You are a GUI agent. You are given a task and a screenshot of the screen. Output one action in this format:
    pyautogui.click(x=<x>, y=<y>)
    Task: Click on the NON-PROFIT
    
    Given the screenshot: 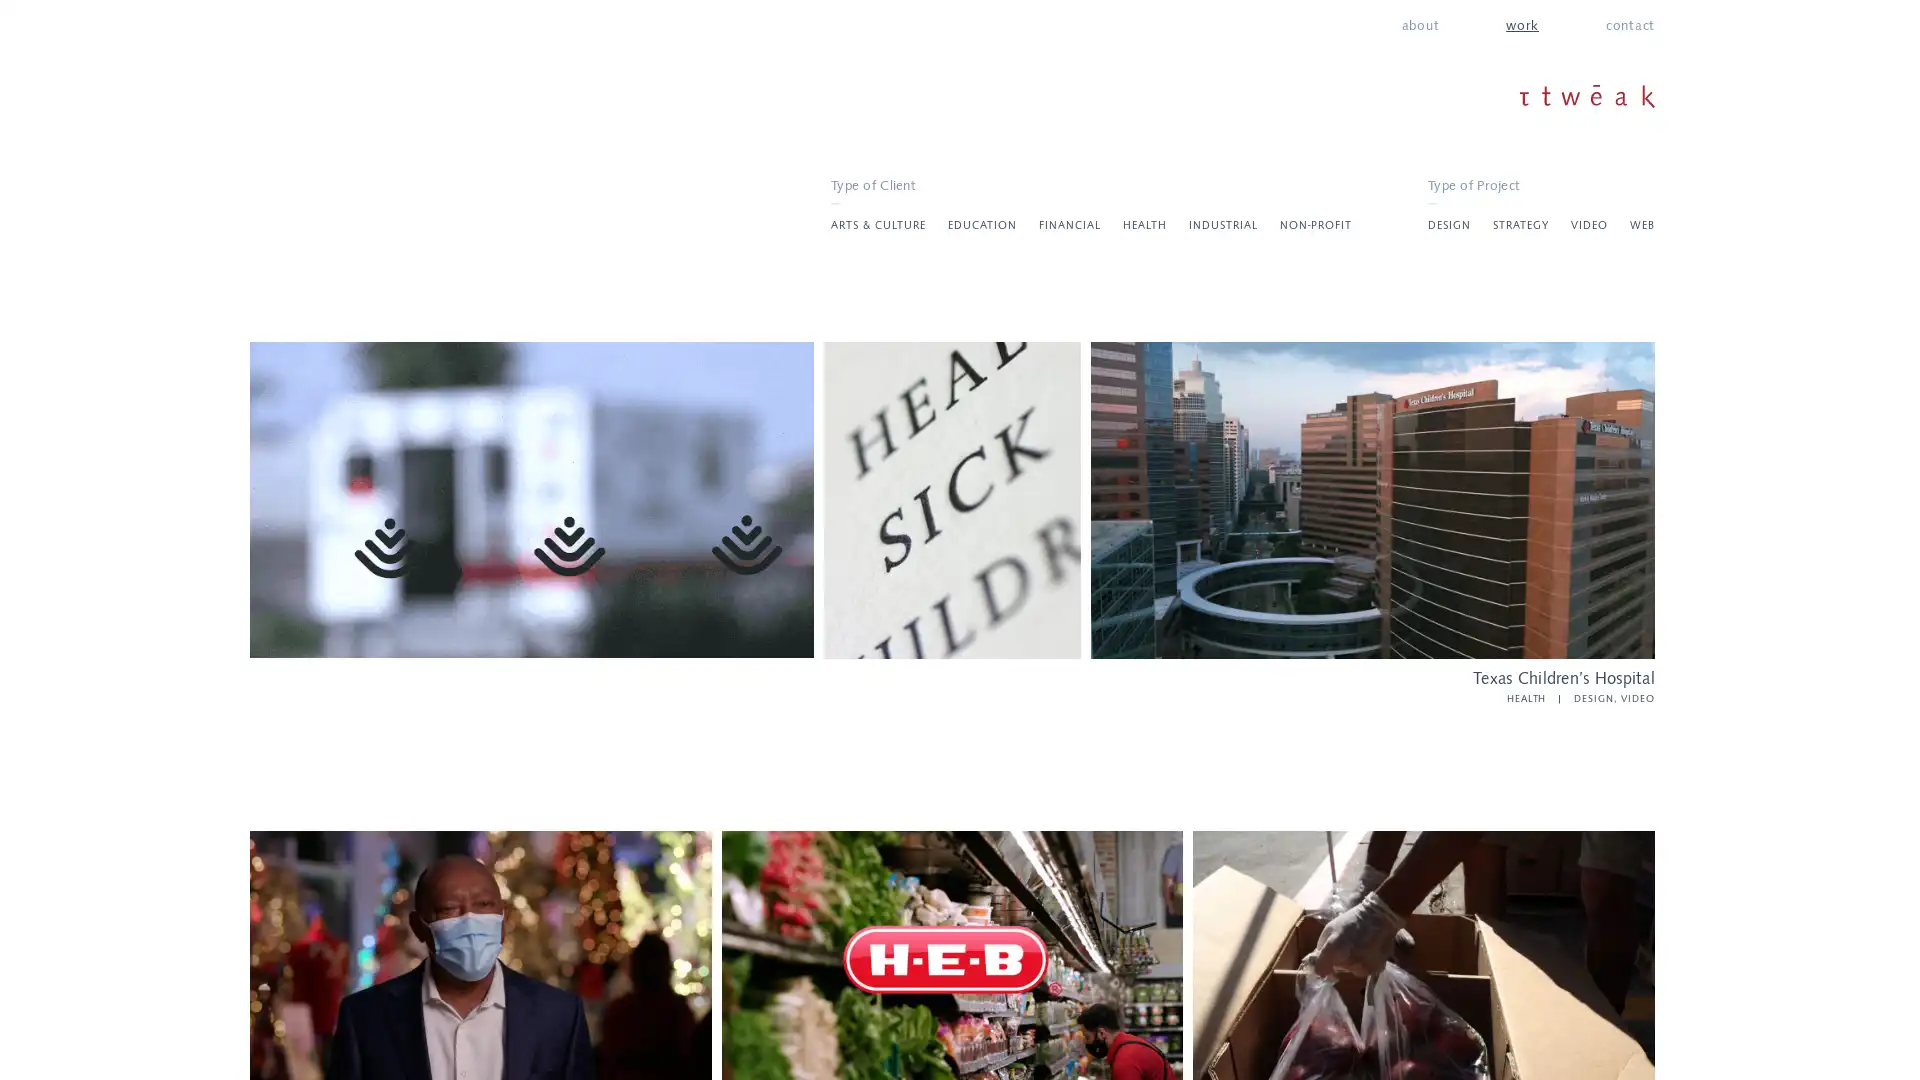 What is the action you would take?
    pyautogui.click(x=1315, y=225)
    